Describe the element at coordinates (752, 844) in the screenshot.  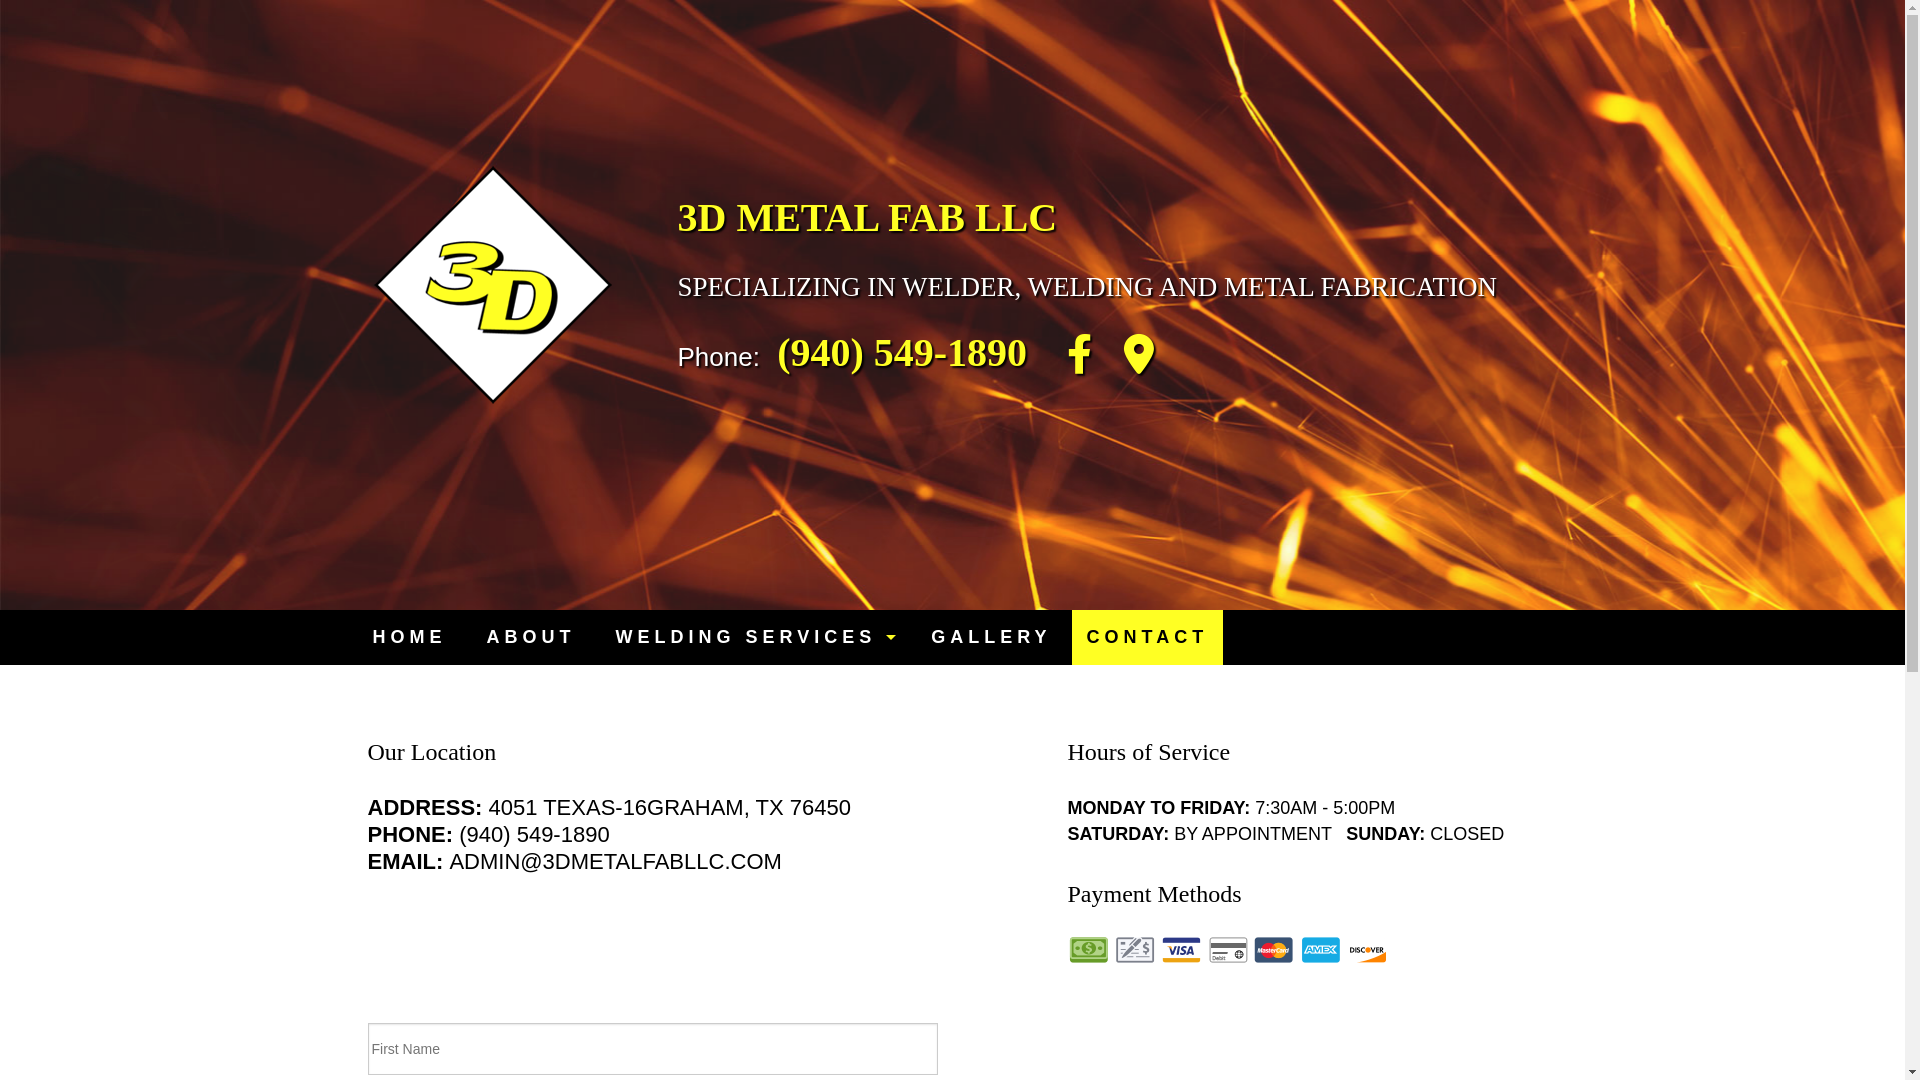
I see `'custom fabrication'` at that location.